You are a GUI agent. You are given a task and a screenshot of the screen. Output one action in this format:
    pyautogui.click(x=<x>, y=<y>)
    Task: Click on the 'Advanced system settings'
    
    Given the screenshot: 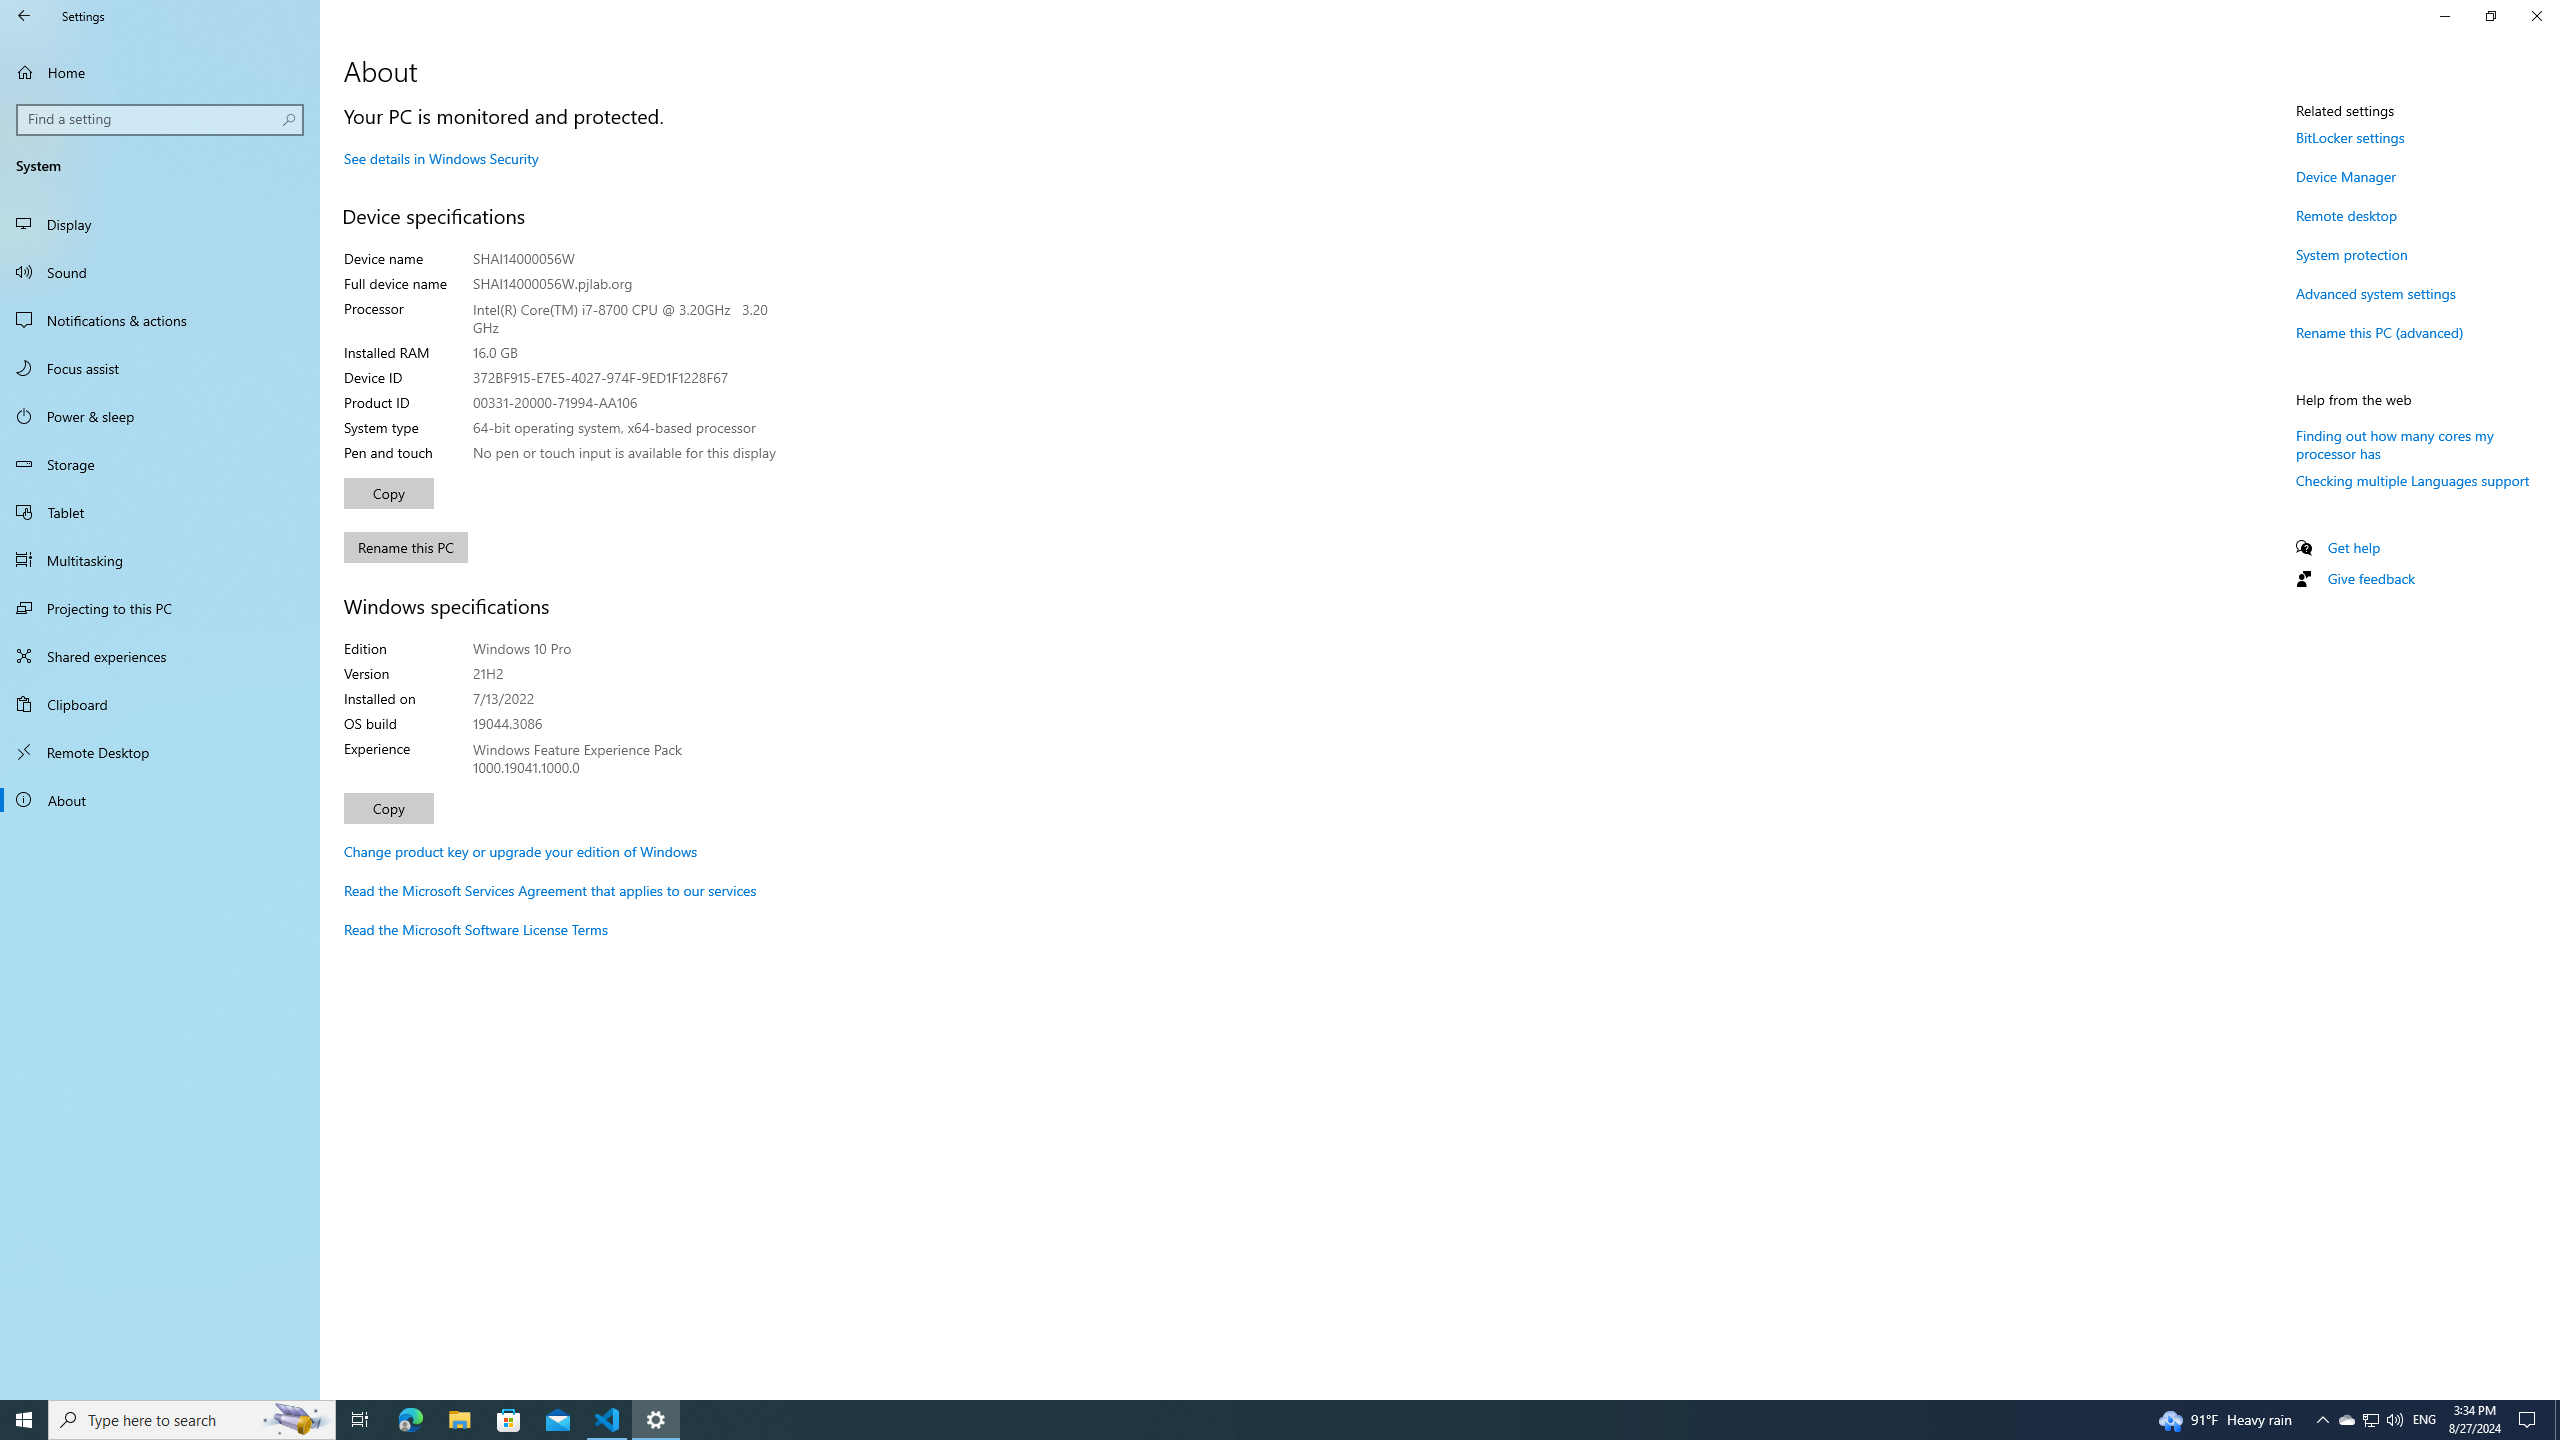 What is the action you would take?
    pyautogui.click(x=2374, y=292)
    